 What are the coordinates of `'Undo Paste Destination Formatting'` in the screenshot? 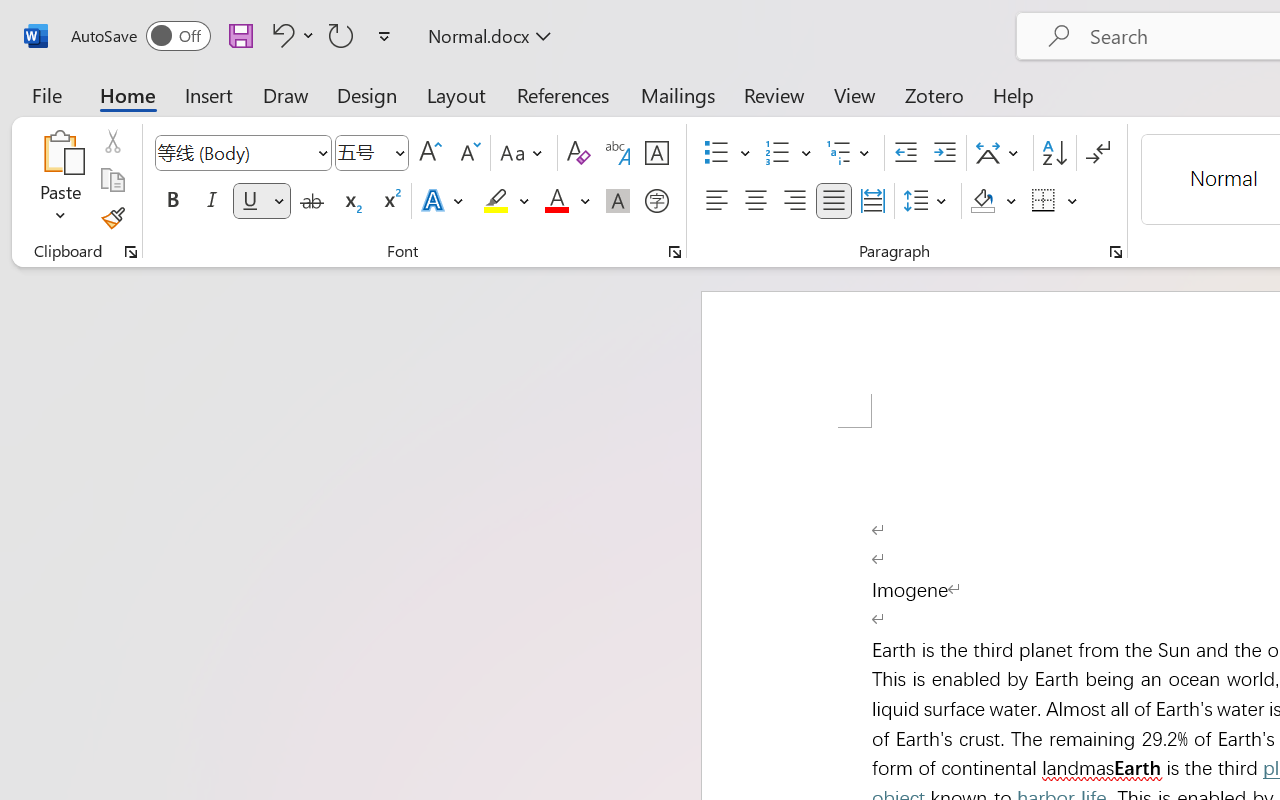 It's located at (289, 34).